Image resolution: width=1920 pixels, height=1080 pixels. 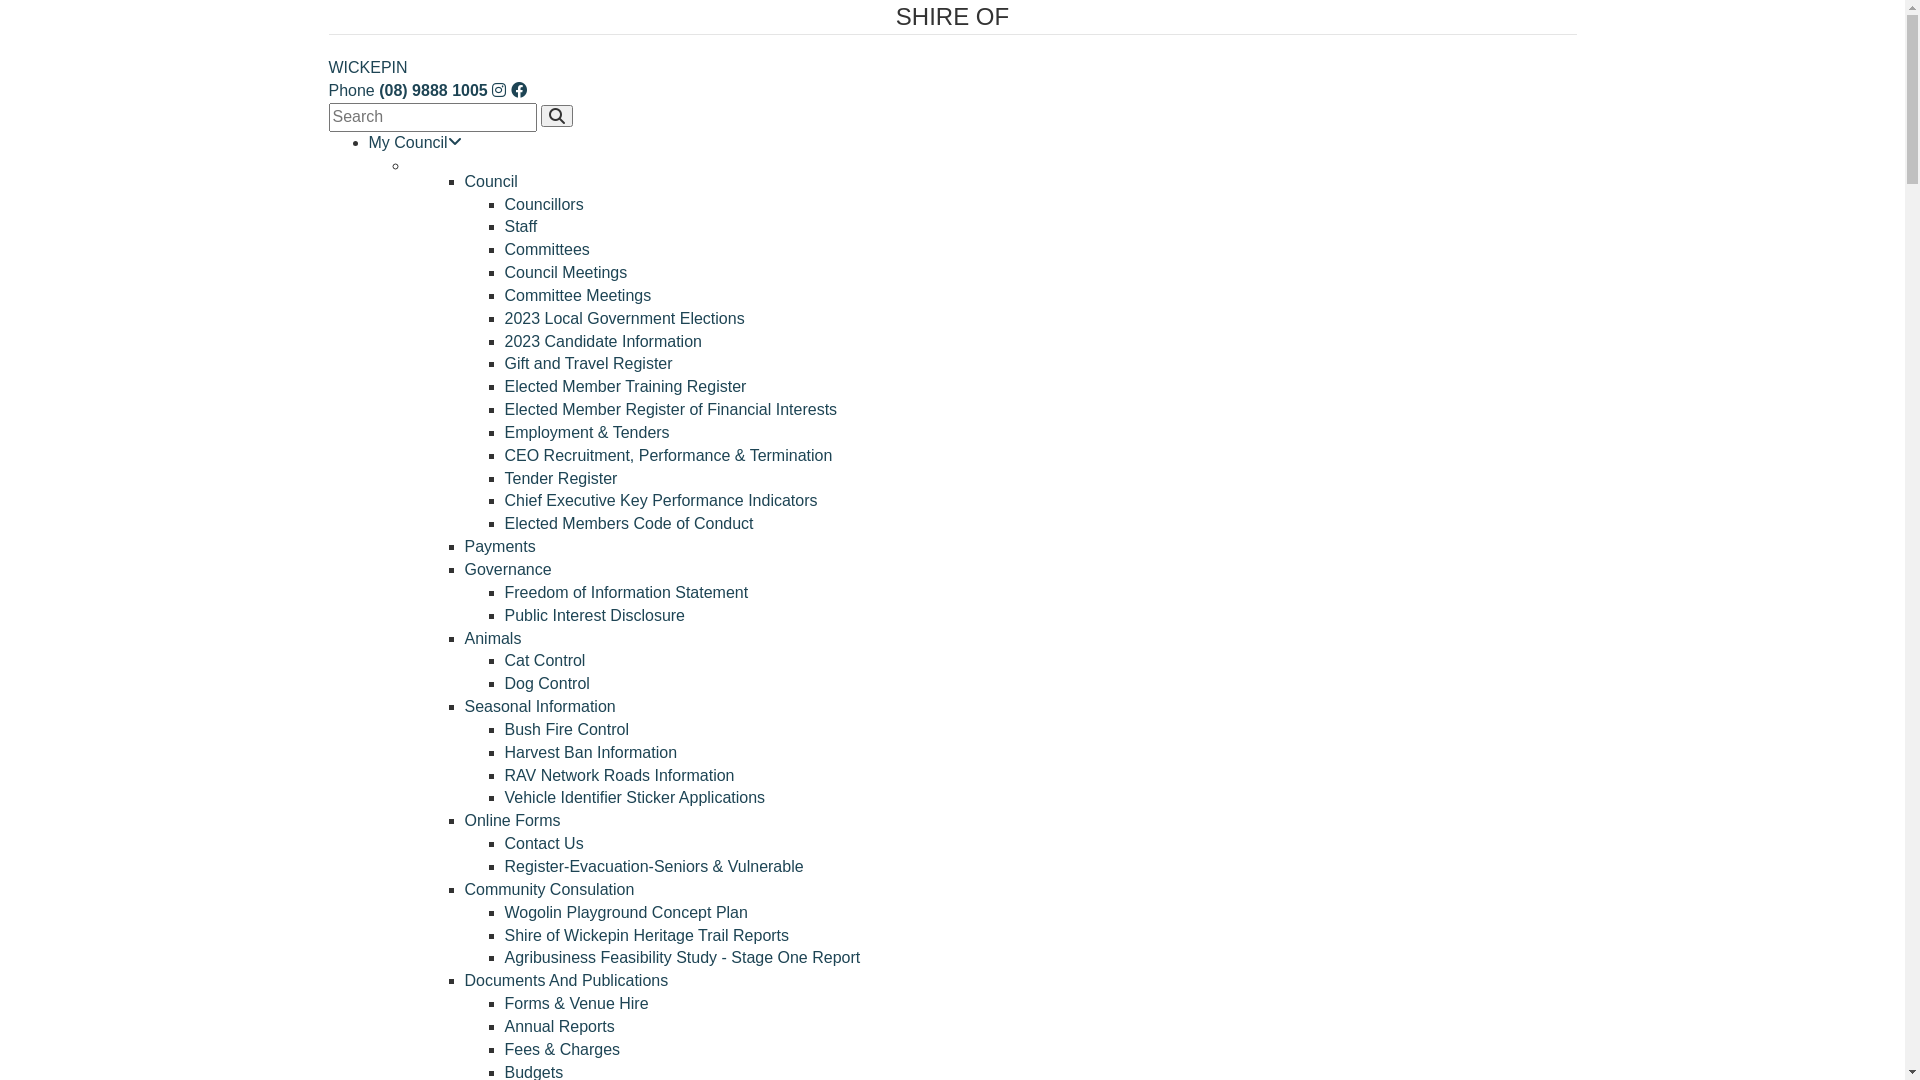 What do you see at coordinates (660, 499) in the screenshot?
I see `'Chief Executive Key Performance Indicators'` at bounding box center [660, 499].